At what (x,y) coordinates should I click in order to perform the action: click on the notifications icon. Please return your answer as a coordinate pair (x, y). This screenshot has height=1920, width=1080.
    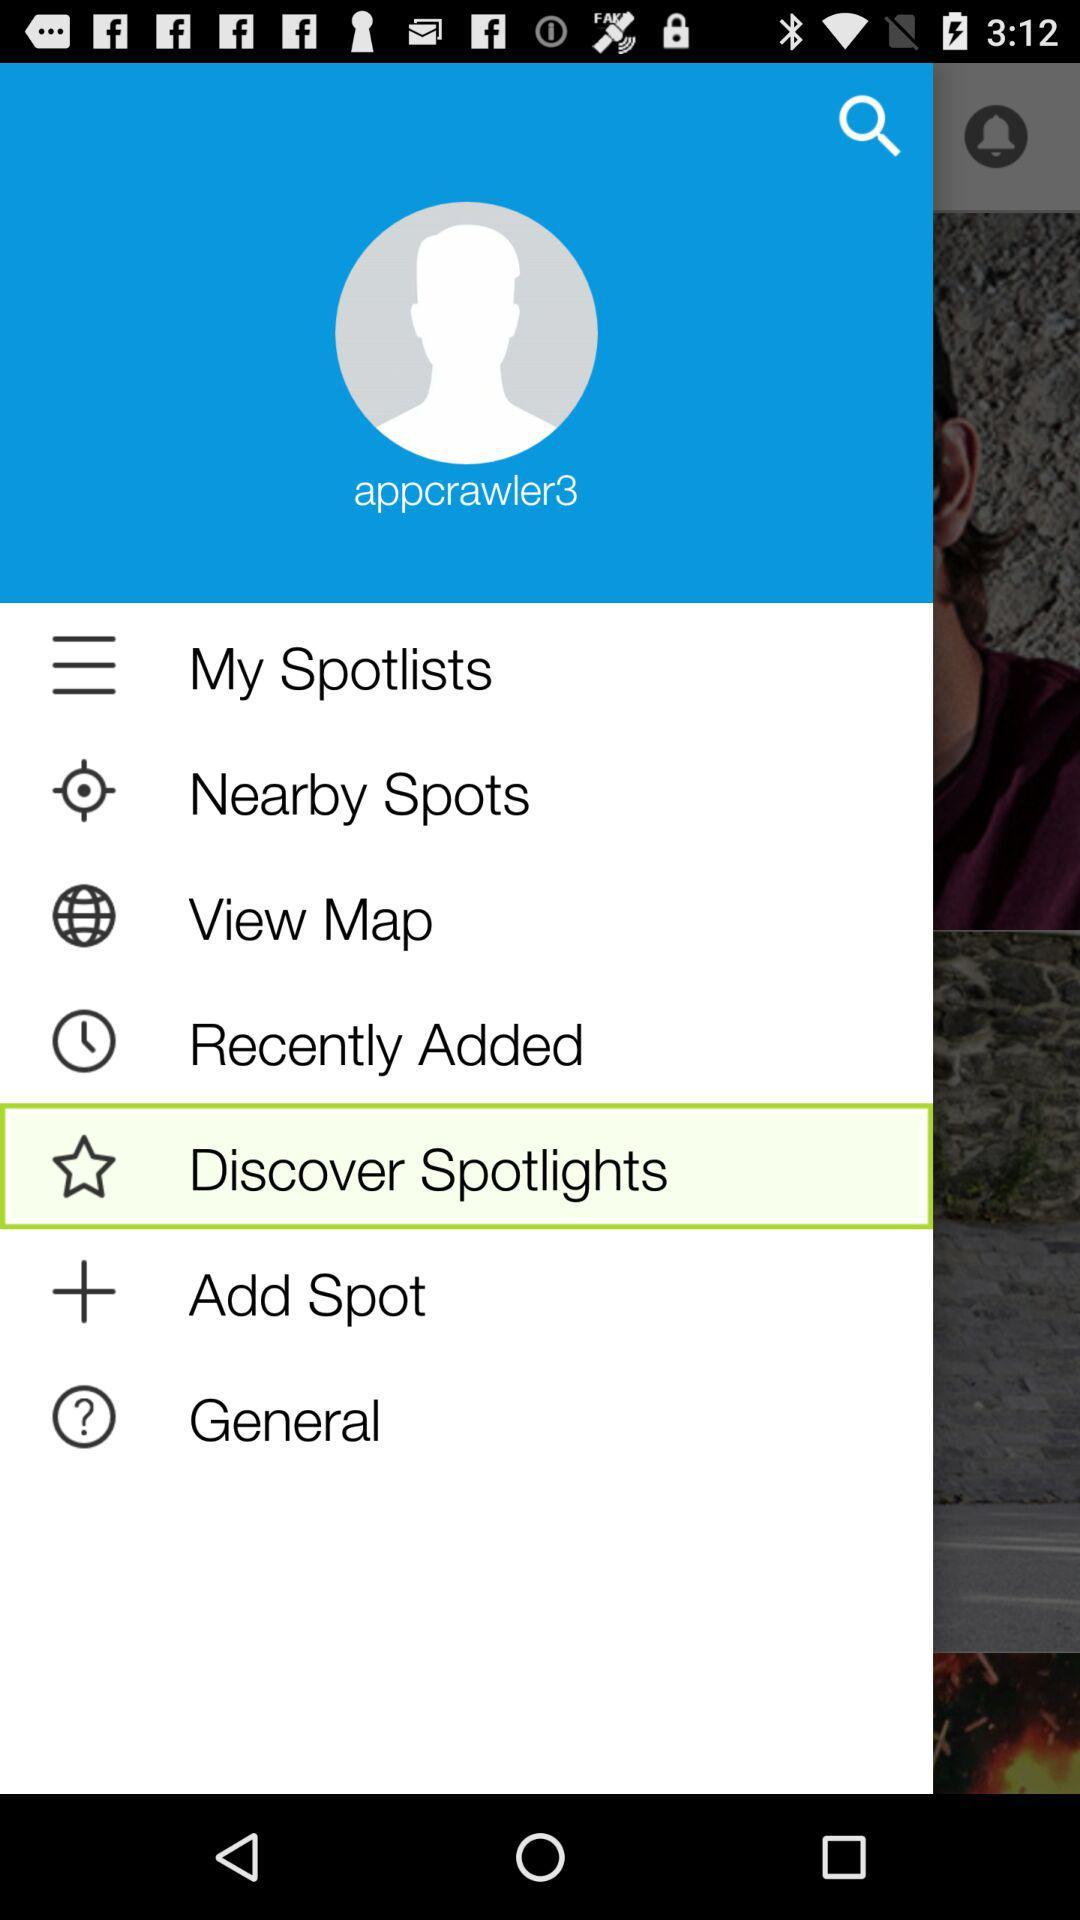
    Looking at the image, I should click on (995, 145).